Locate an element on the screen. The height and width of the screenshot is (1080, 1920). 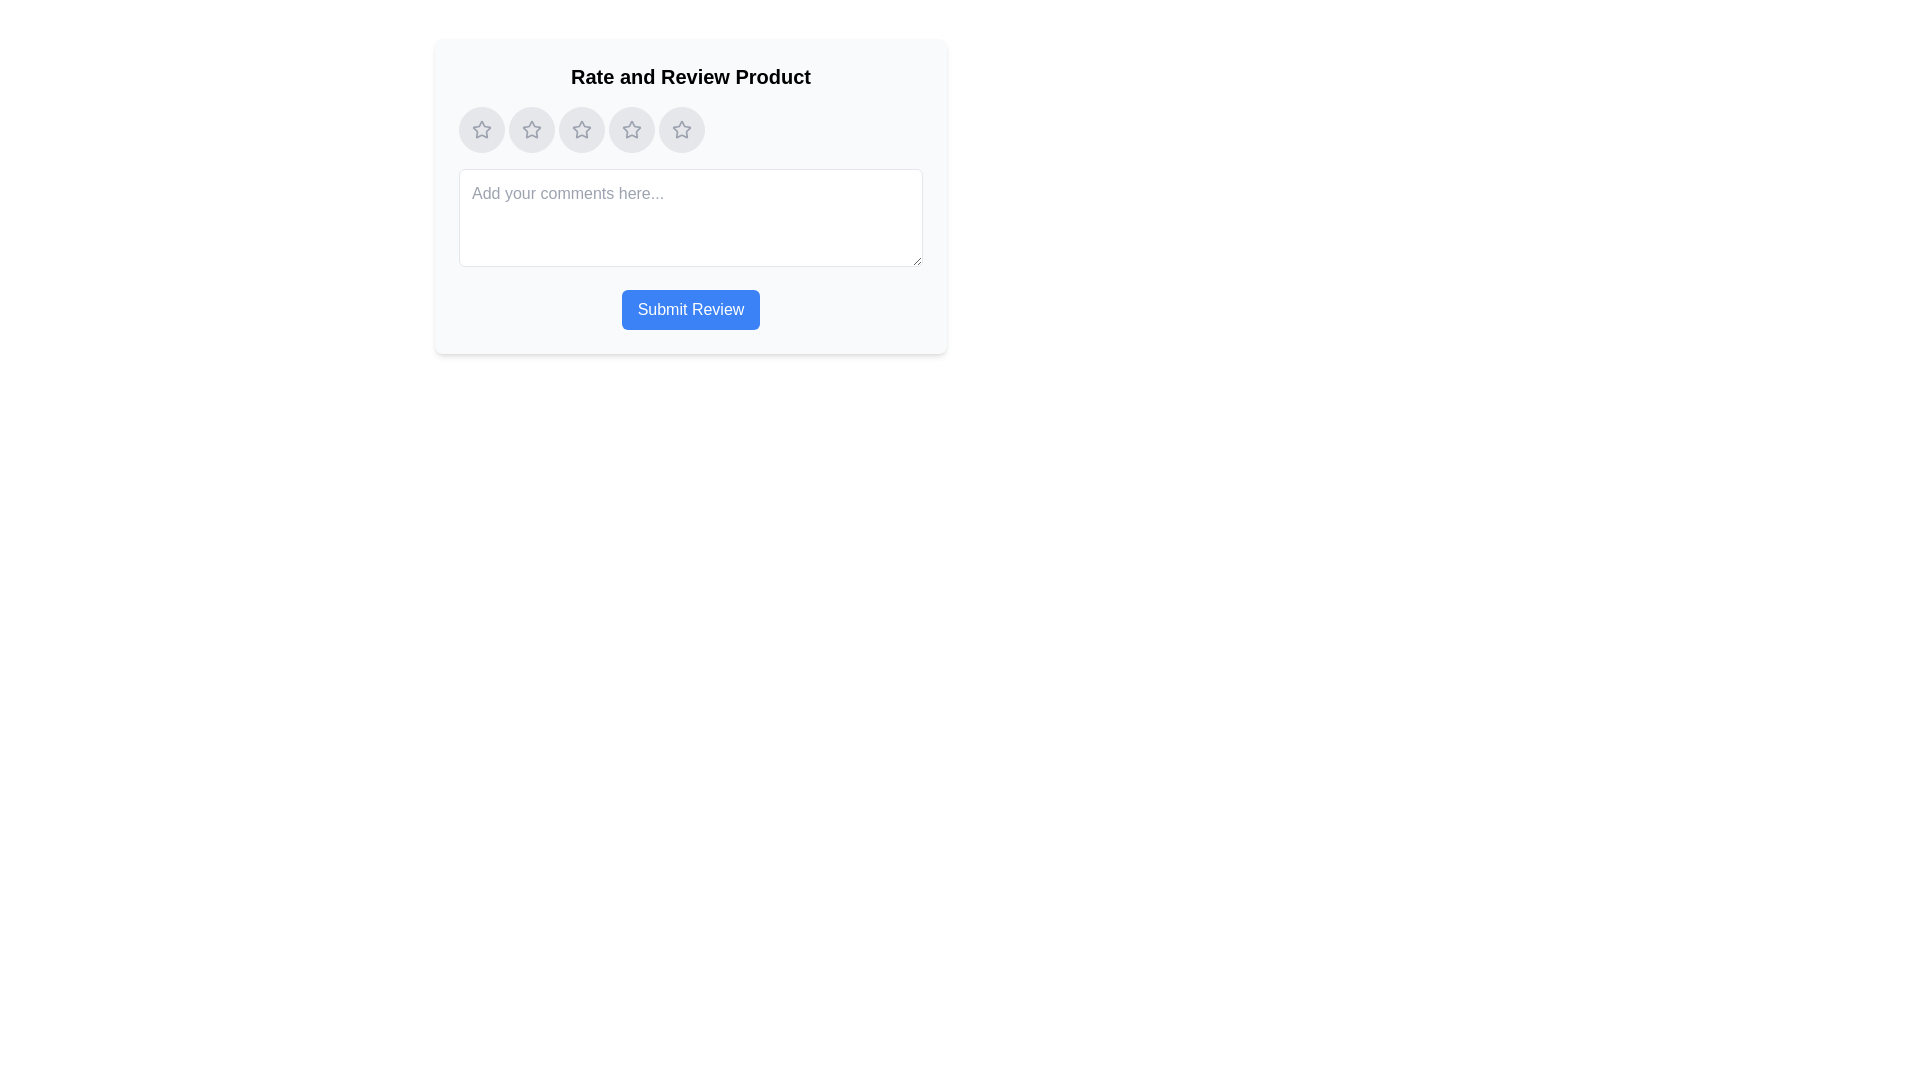
the second star icon in the row of five star icons under the product review heading is located at coordinates (532, 129).